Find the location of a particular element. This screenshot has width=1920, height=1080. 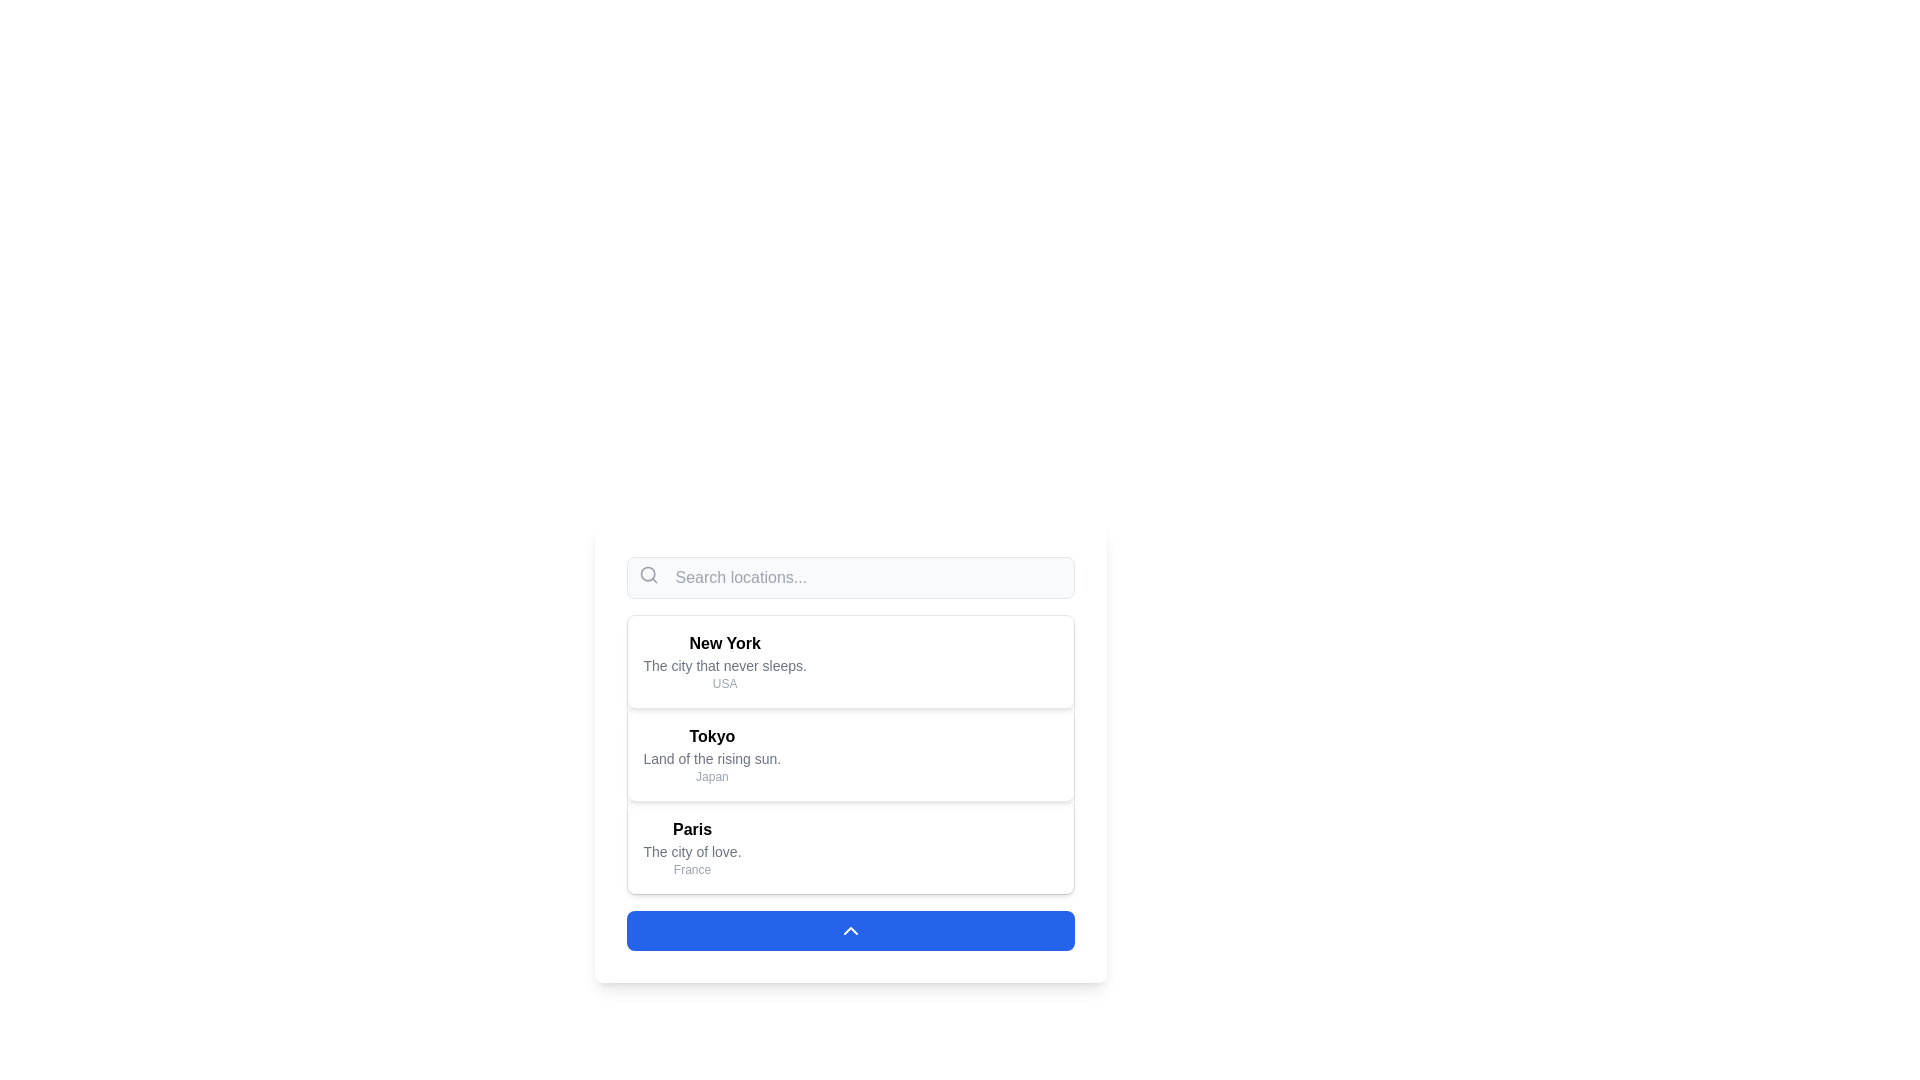

the 'New York' clickable card is located at coordinates (850, 662).